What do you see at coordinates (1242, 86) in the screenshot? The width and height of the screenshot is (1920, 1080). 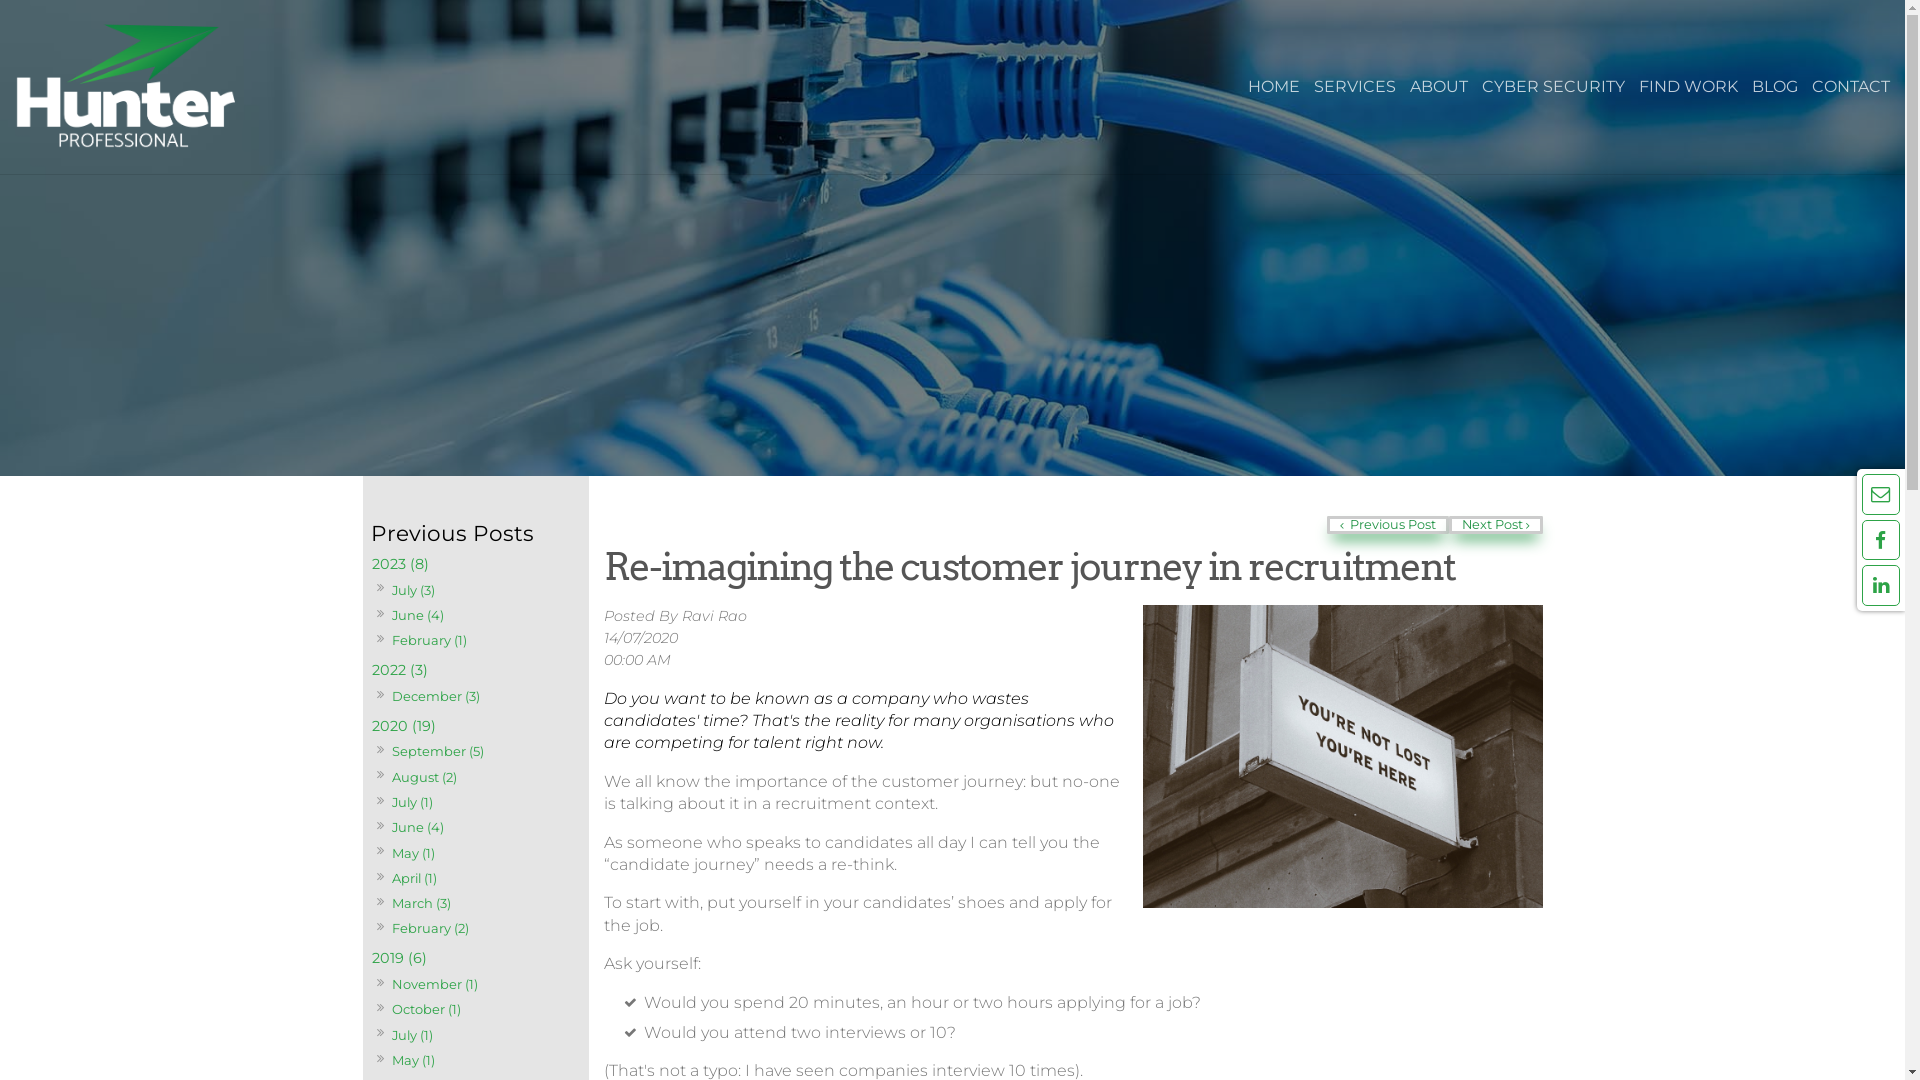 I see `'HOME'` at bounding box center [1242, 86].